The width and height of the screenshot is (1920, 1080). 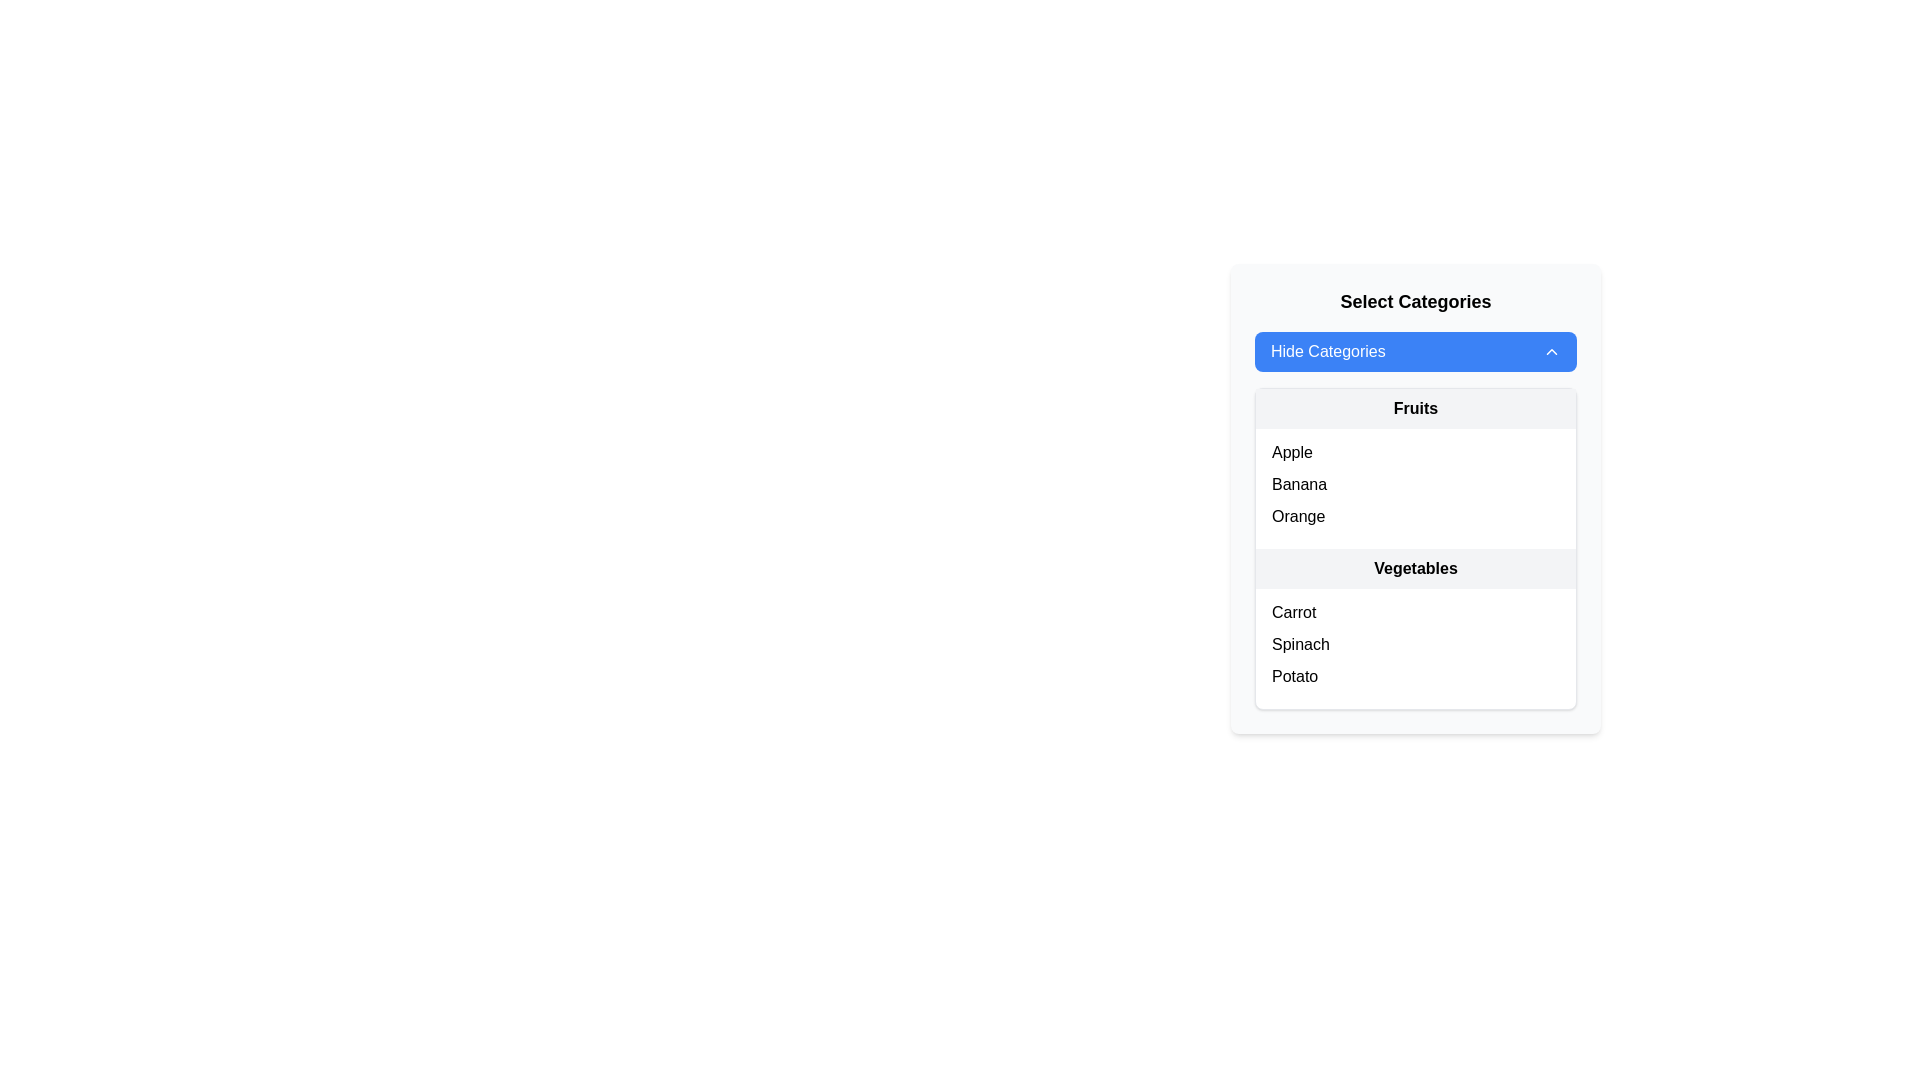 What do you see at coordinates (1415, 644) in the screenshot?
I see `the 'Spinach' list item in the 'Vegetables' section of the dropdown, which is the second item after 'Carrot' and before 'Potato'` at bounding box center [1415, 644].